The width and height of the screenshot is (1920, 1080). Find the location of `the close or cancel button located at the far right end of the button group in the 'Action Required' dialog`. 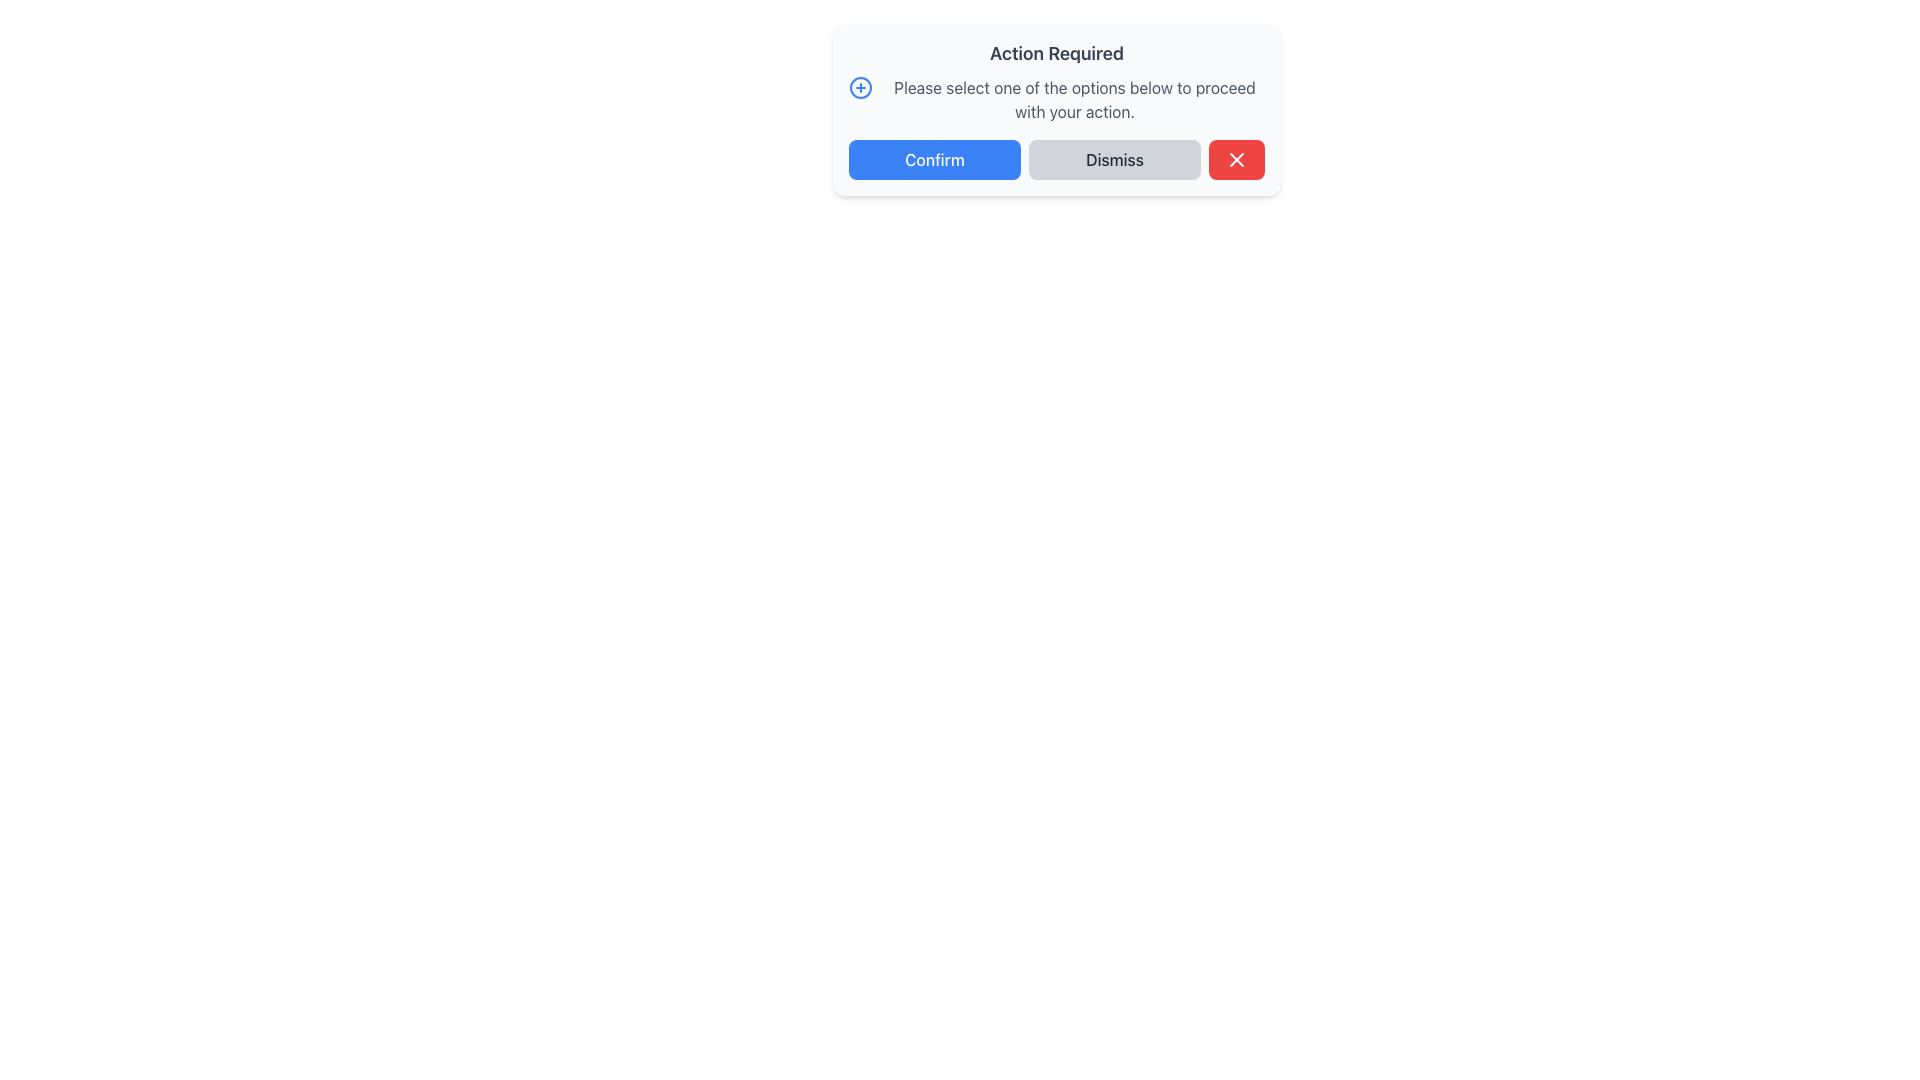

the close or cancel button located at the far right end of the button group in the 'Action Required' dialog is located at coordinates (1236, 158).